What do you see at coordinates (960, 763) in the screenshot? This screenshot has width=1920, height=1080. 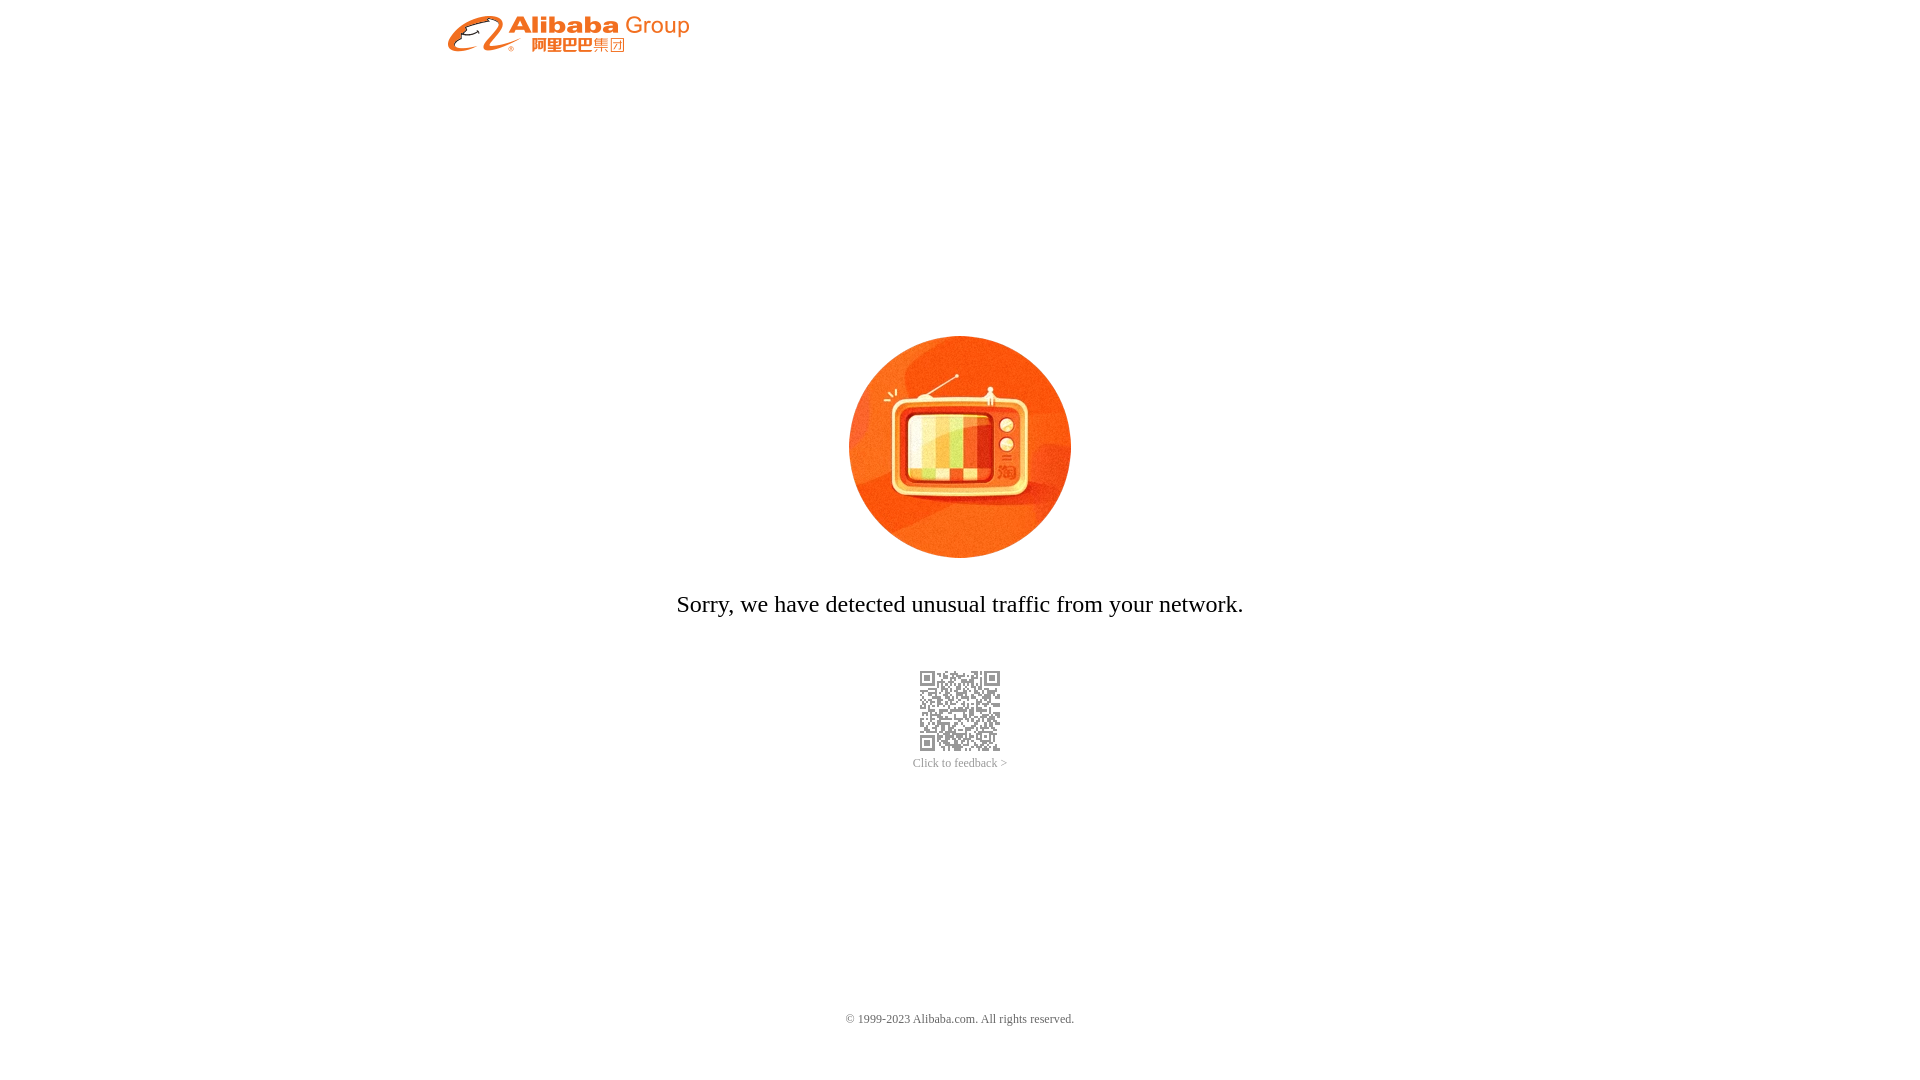 I see `'Click to feedback >'` at bounding box center [960, 763].